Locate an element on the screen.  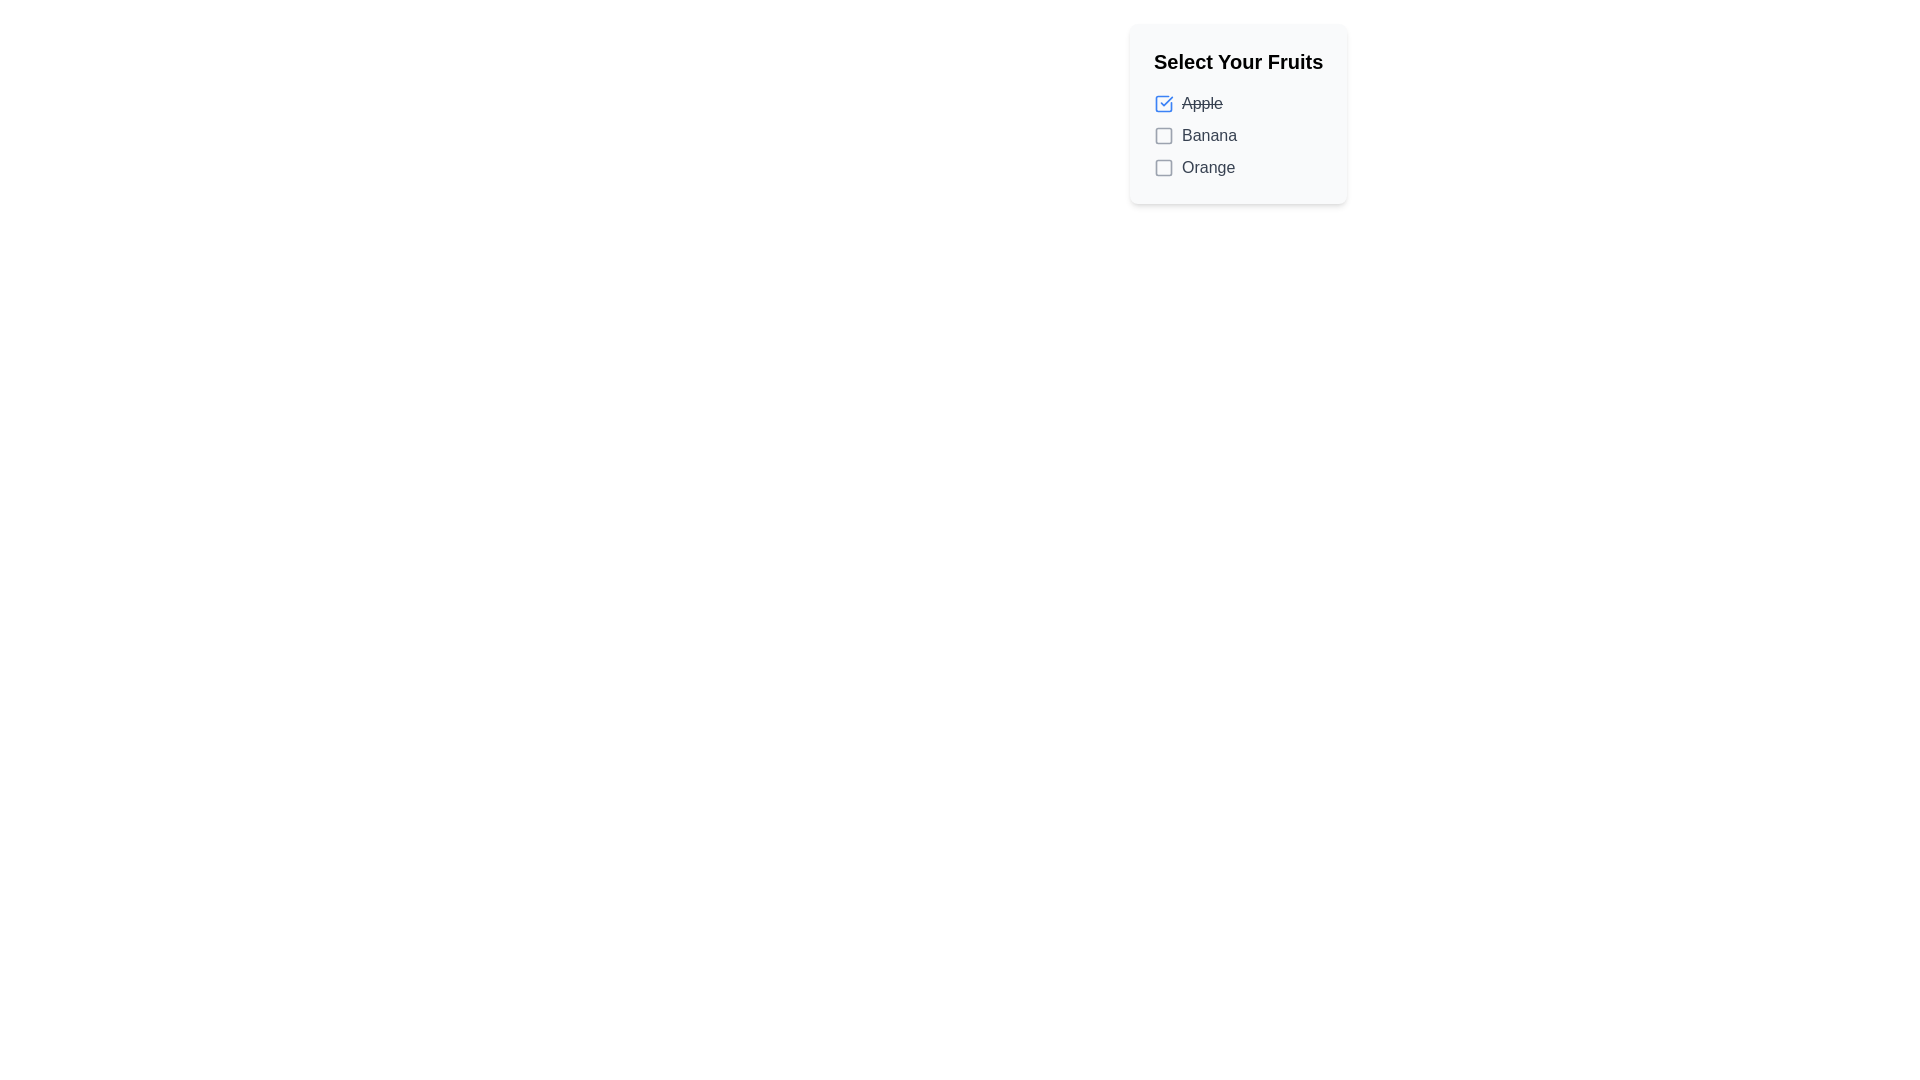
the Checkbox icon with a dark gray border located to the left of the text 'Banana' is located at coordinates (1163, 135).